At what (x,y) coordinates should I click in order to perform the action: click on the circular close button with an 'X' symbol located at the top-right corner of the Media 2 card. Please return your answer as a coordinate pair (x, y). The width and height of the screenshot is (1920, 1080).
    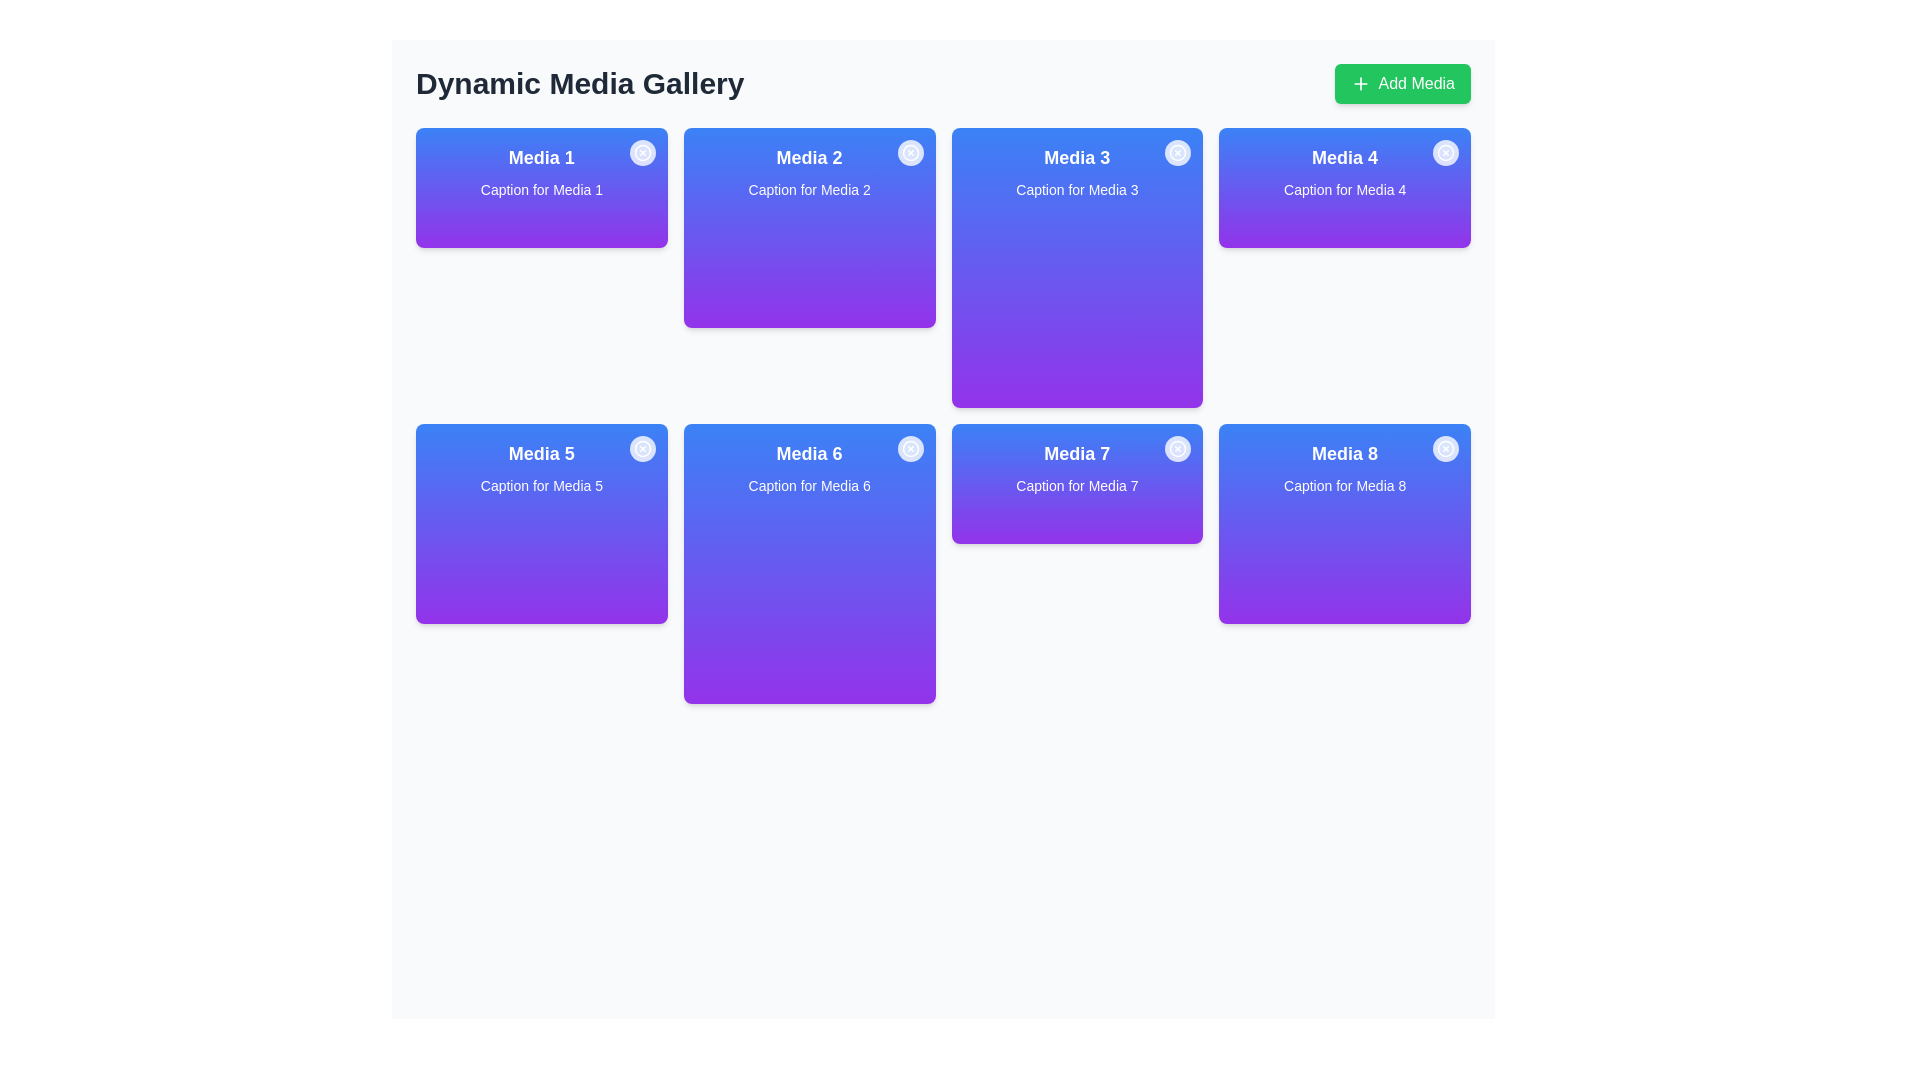
    Looking at the image, I should click on (909, 152).